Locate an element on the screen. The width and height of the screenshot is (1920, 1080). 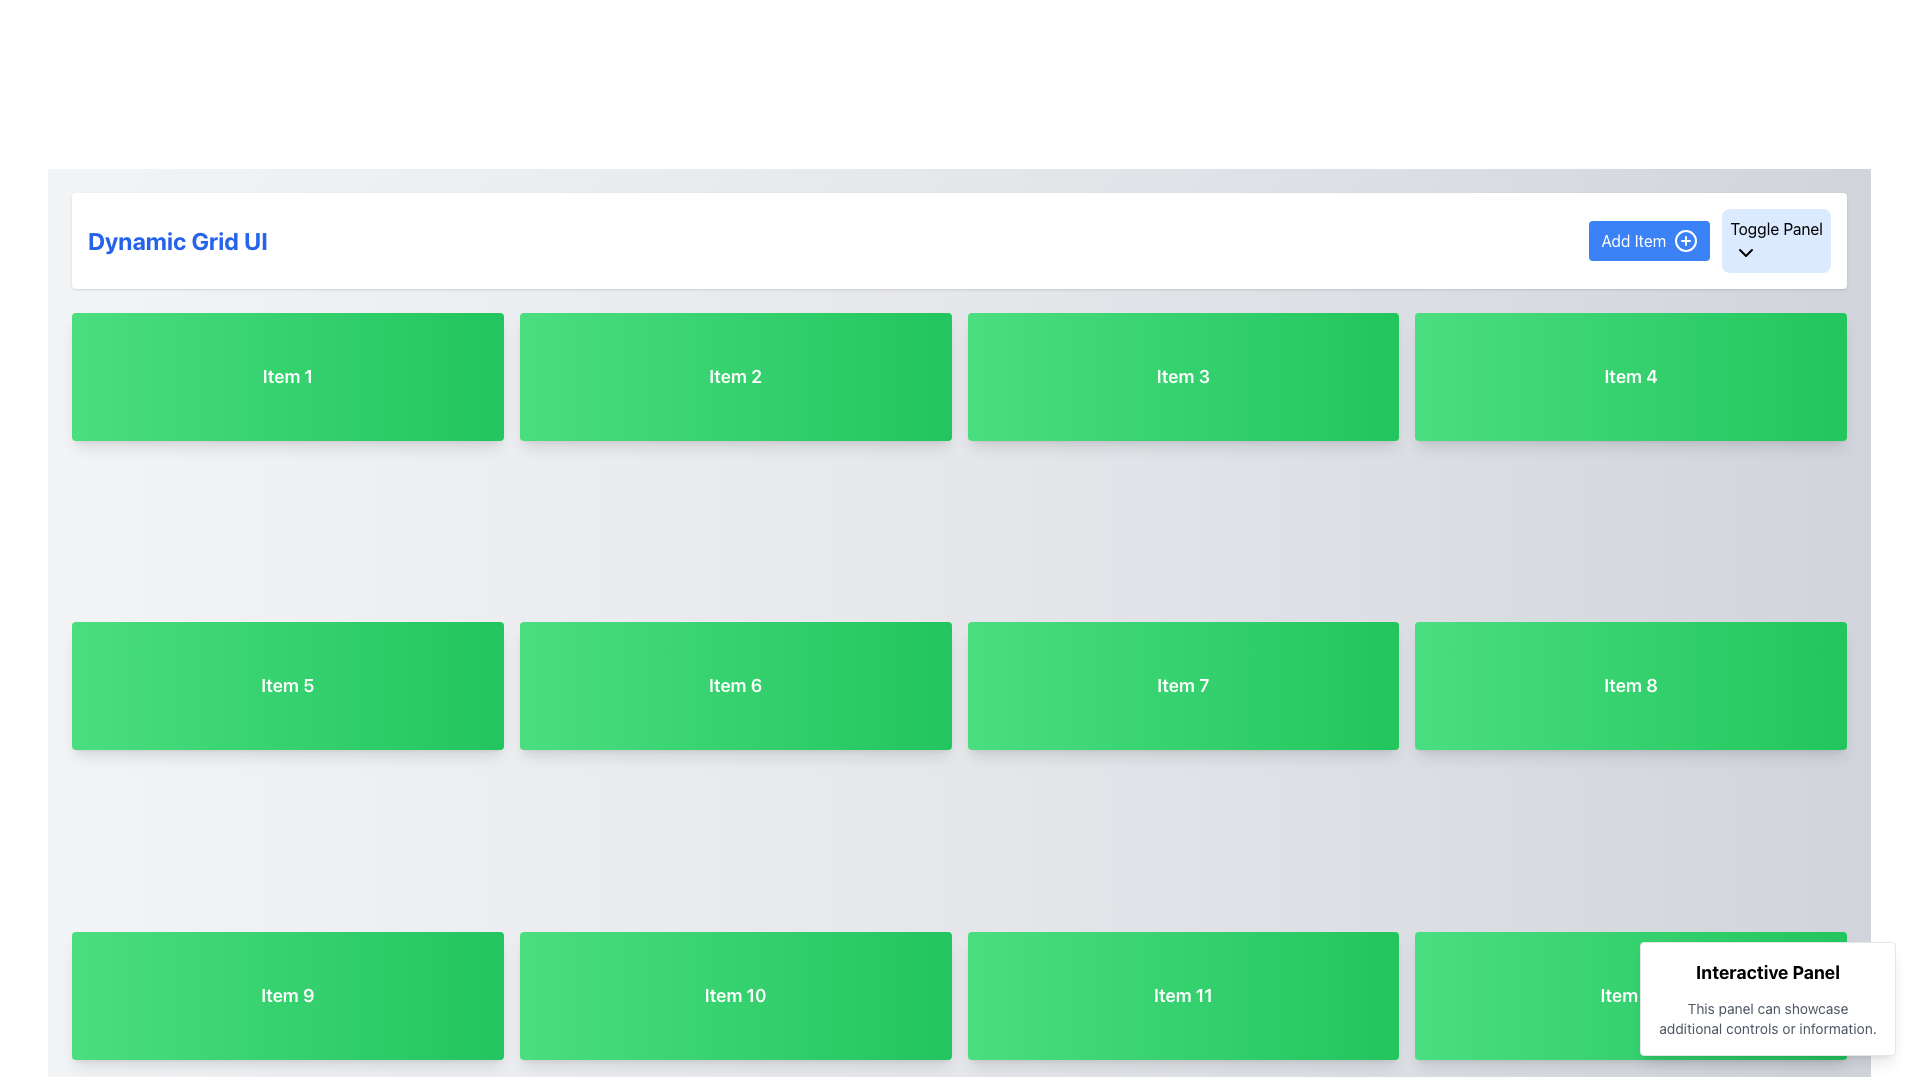
the text item block located in the second row, fourth column of the grid layout is located at coordinates (1631, 685).